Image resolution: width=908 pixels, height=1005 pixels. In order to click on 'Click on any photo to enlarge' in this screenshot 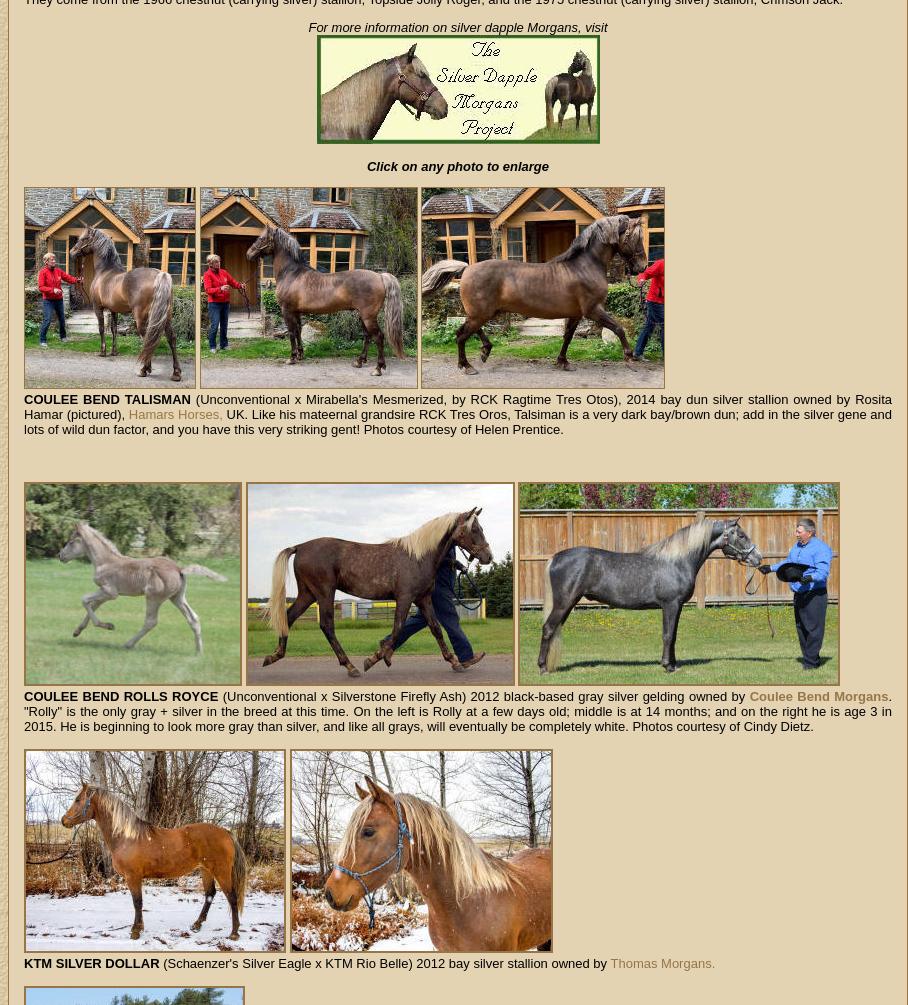, I will do `click(456, 166)`.